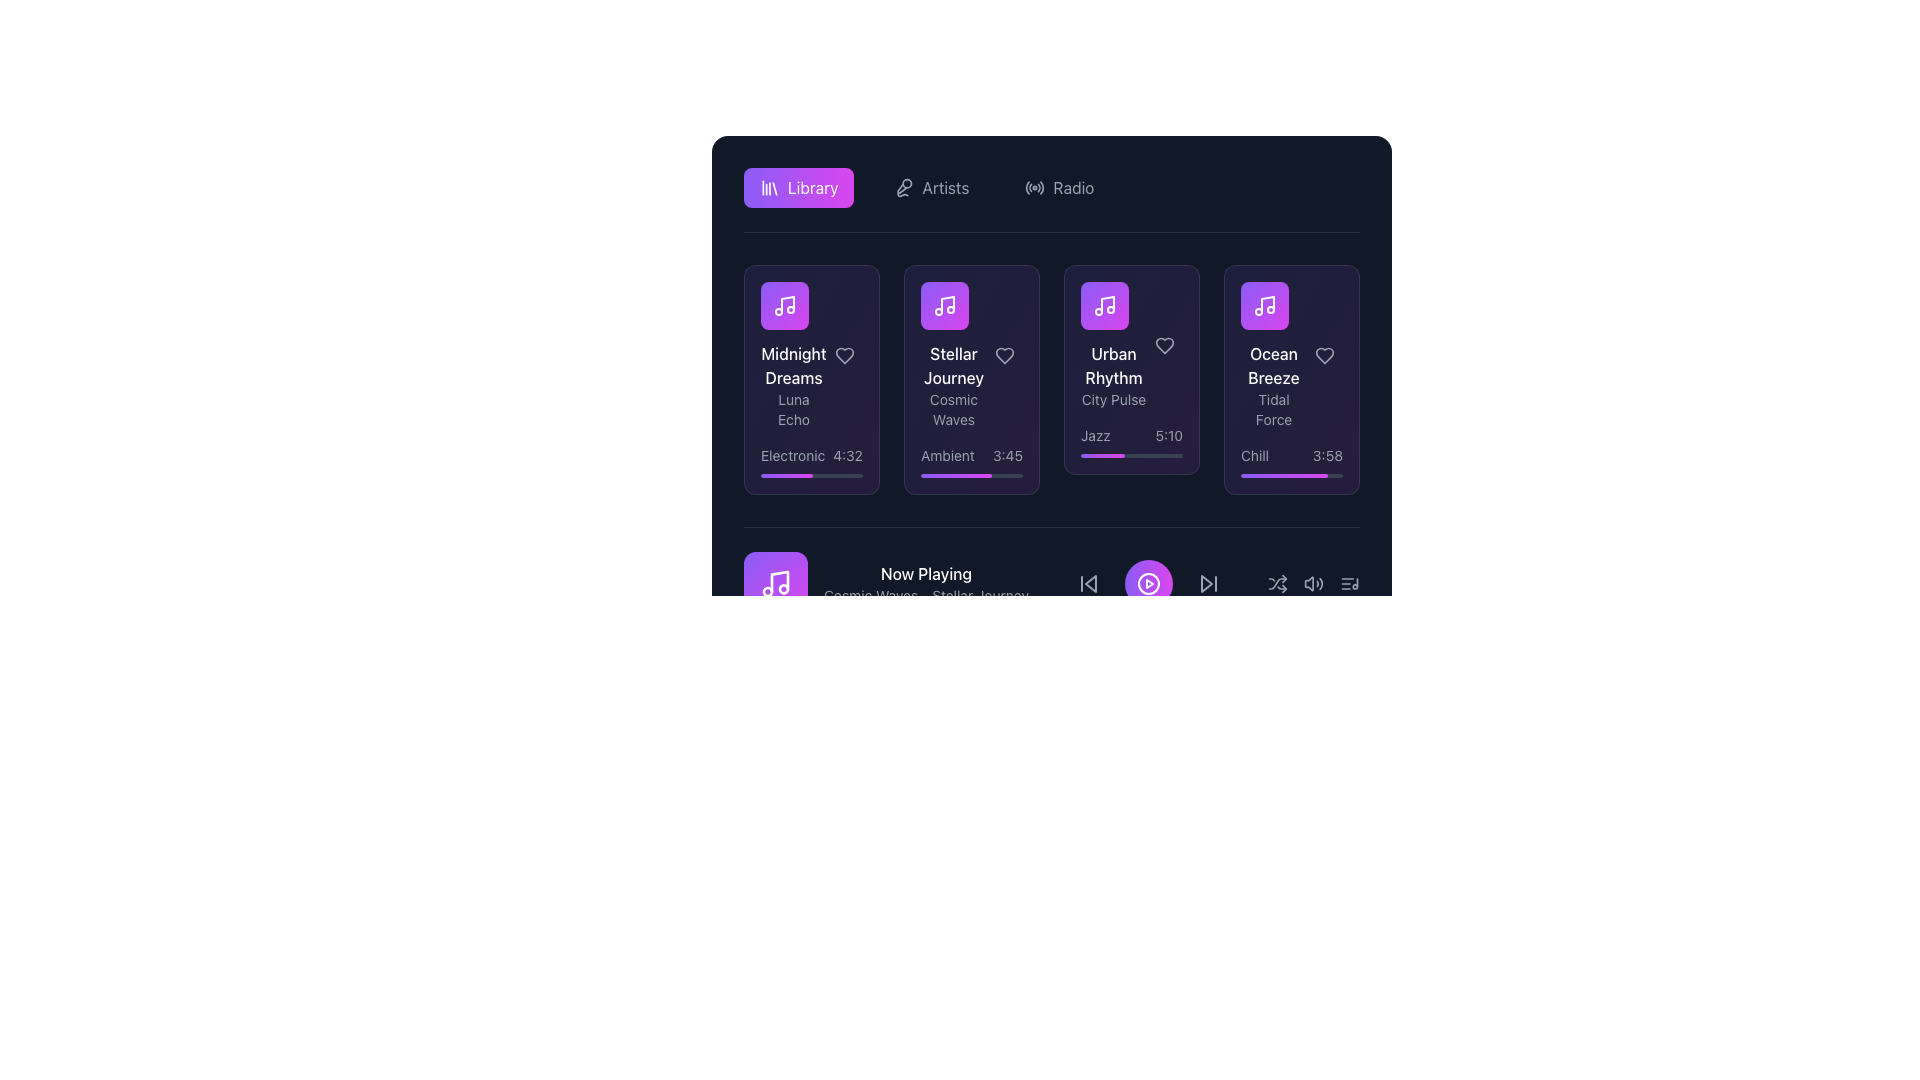 The image size is (1920, 1080). I want to click on the navigational text label displaying 'Radio' in a light gray font, part of the top navigation menu, so click(1072, 188).